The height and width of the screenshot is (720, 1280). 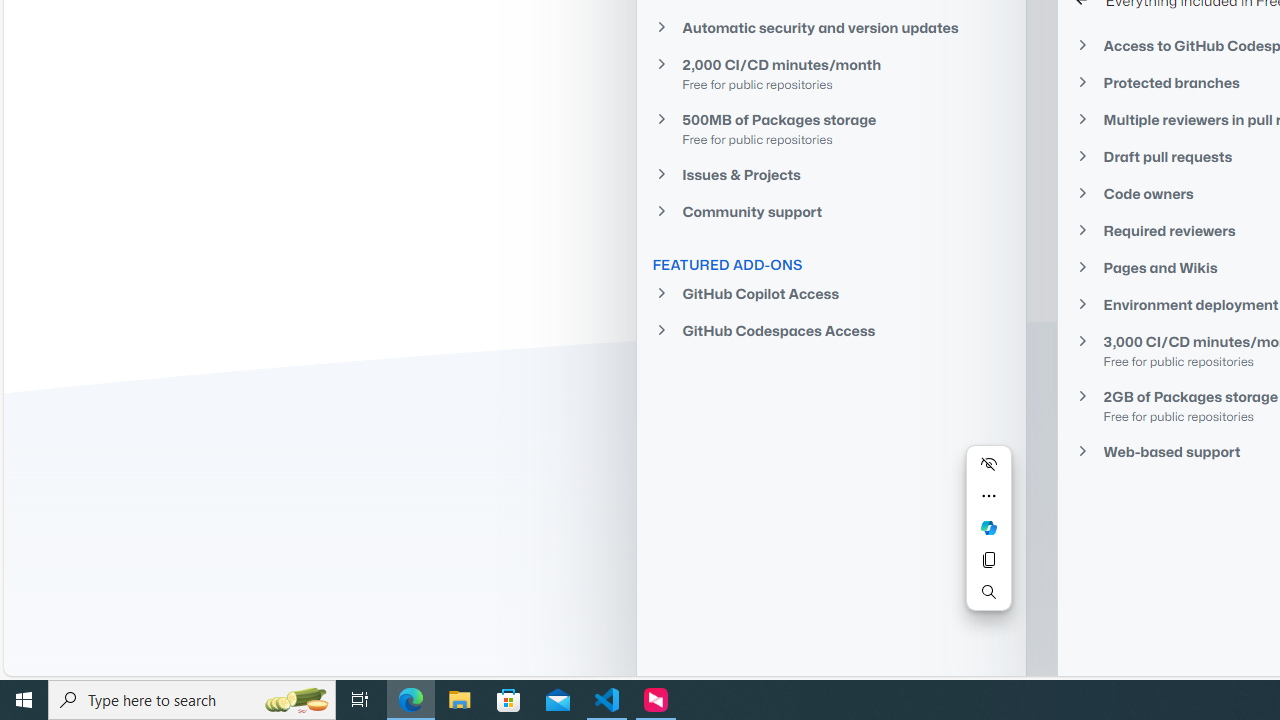 I want to click on '2,000 CI/CD minutes/monthFree for public repositories', so click(x=830, y=72).